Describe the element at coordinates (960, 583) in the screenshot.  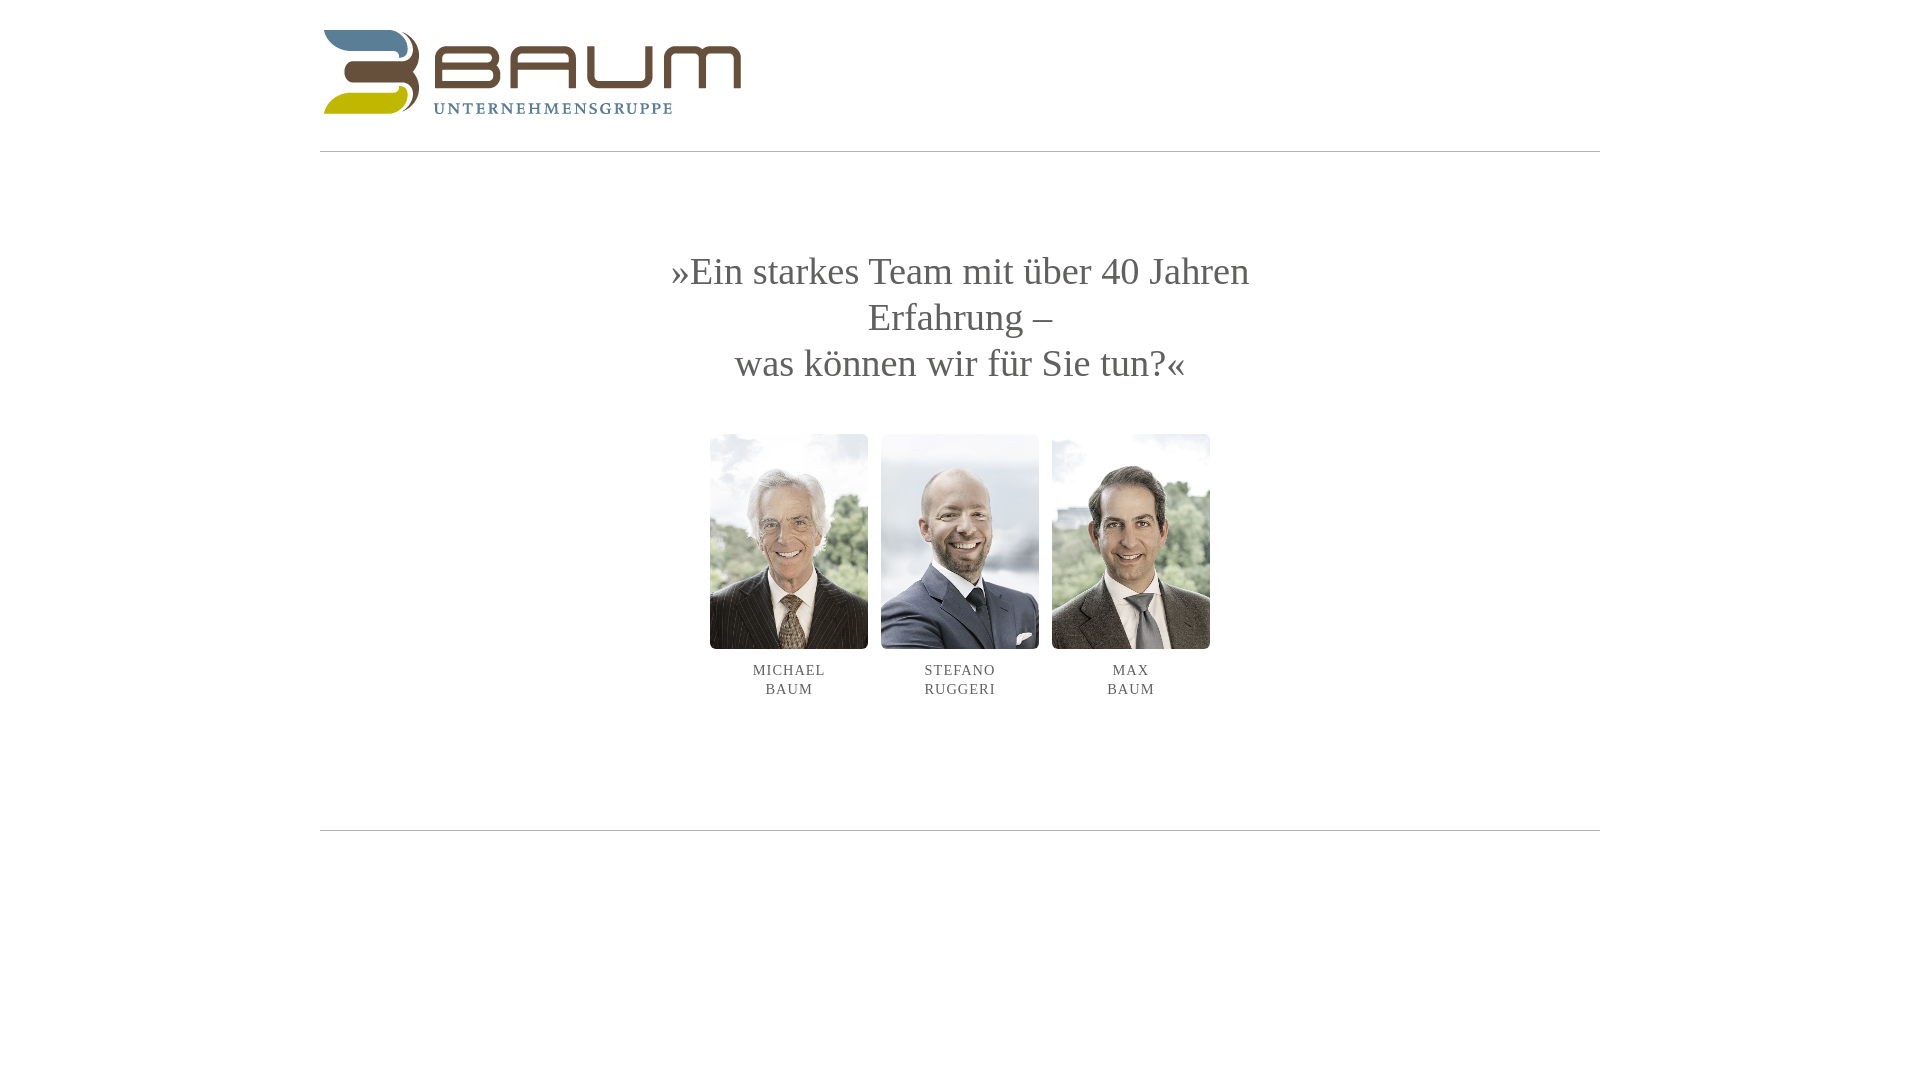
I see `'STEFANO` at that location.